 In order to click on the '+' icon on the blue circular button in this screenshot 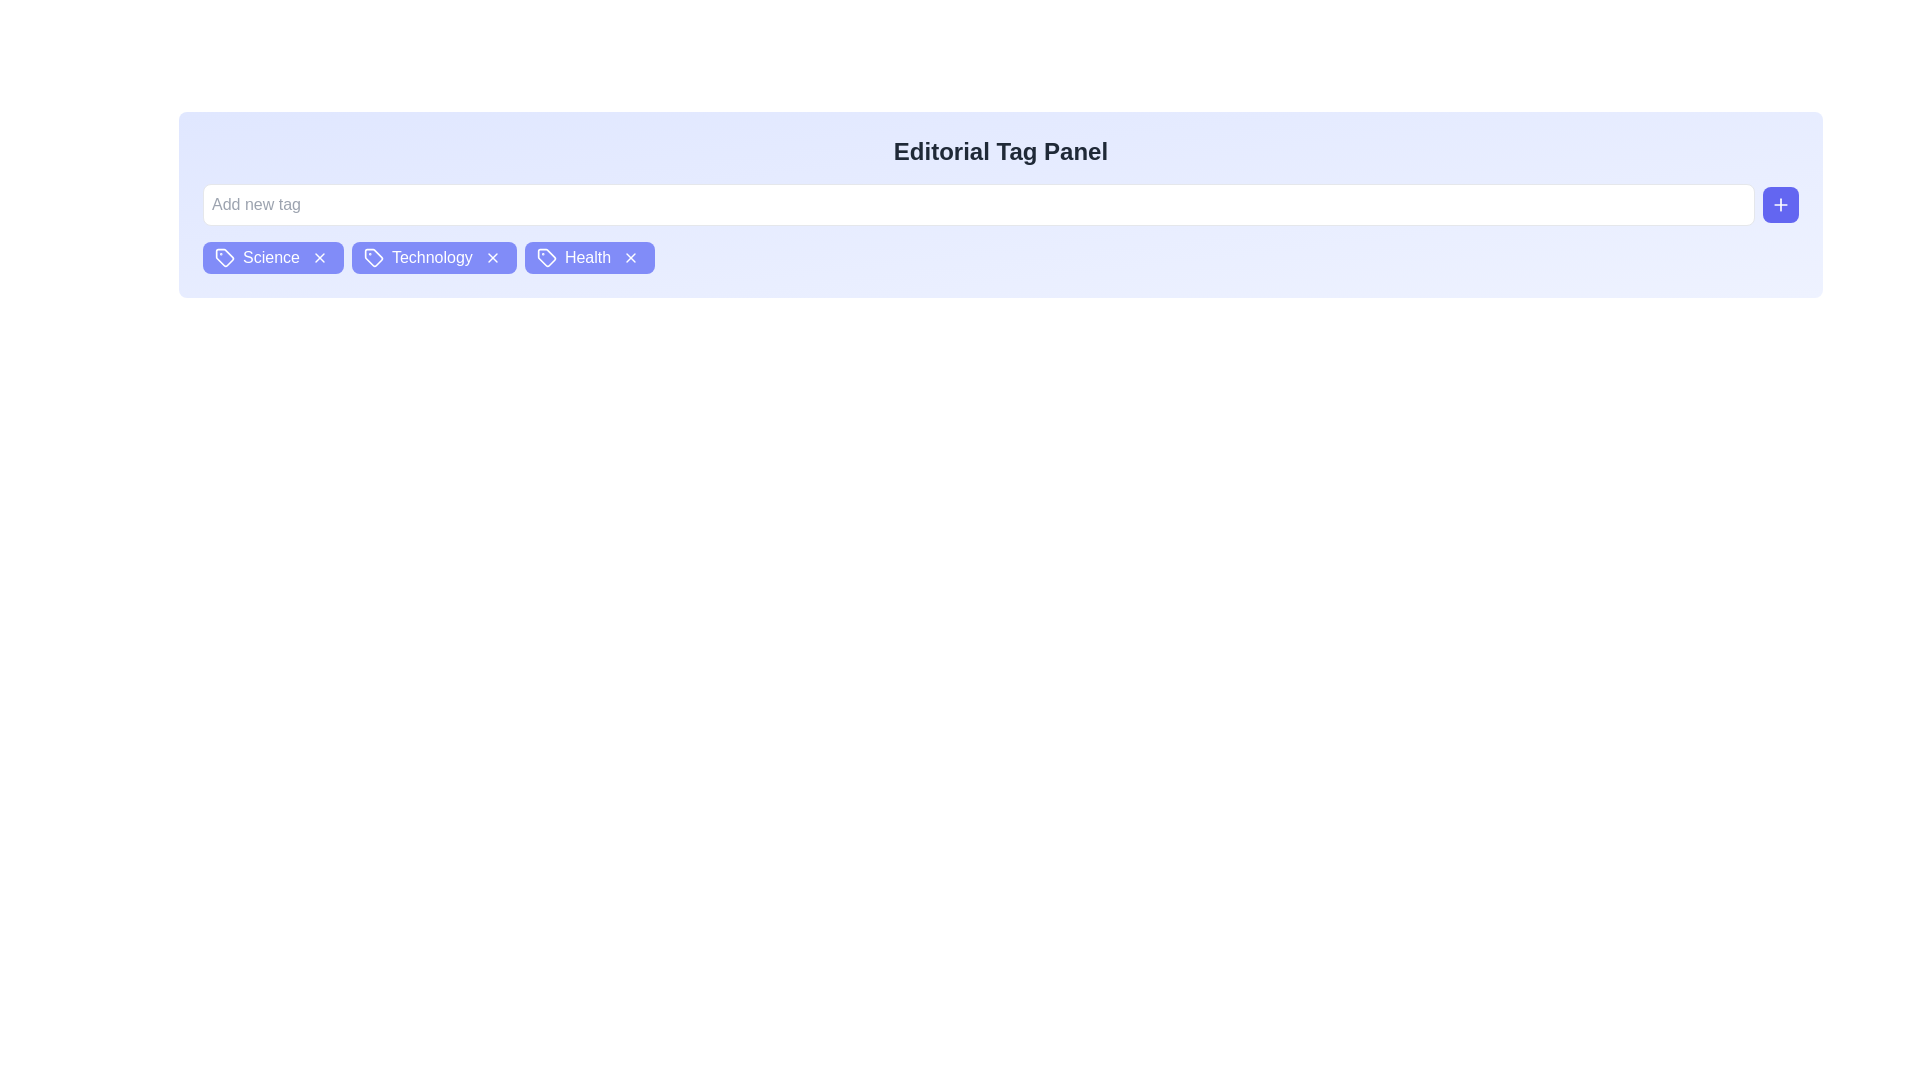, I will do `click(1780, 204)`.